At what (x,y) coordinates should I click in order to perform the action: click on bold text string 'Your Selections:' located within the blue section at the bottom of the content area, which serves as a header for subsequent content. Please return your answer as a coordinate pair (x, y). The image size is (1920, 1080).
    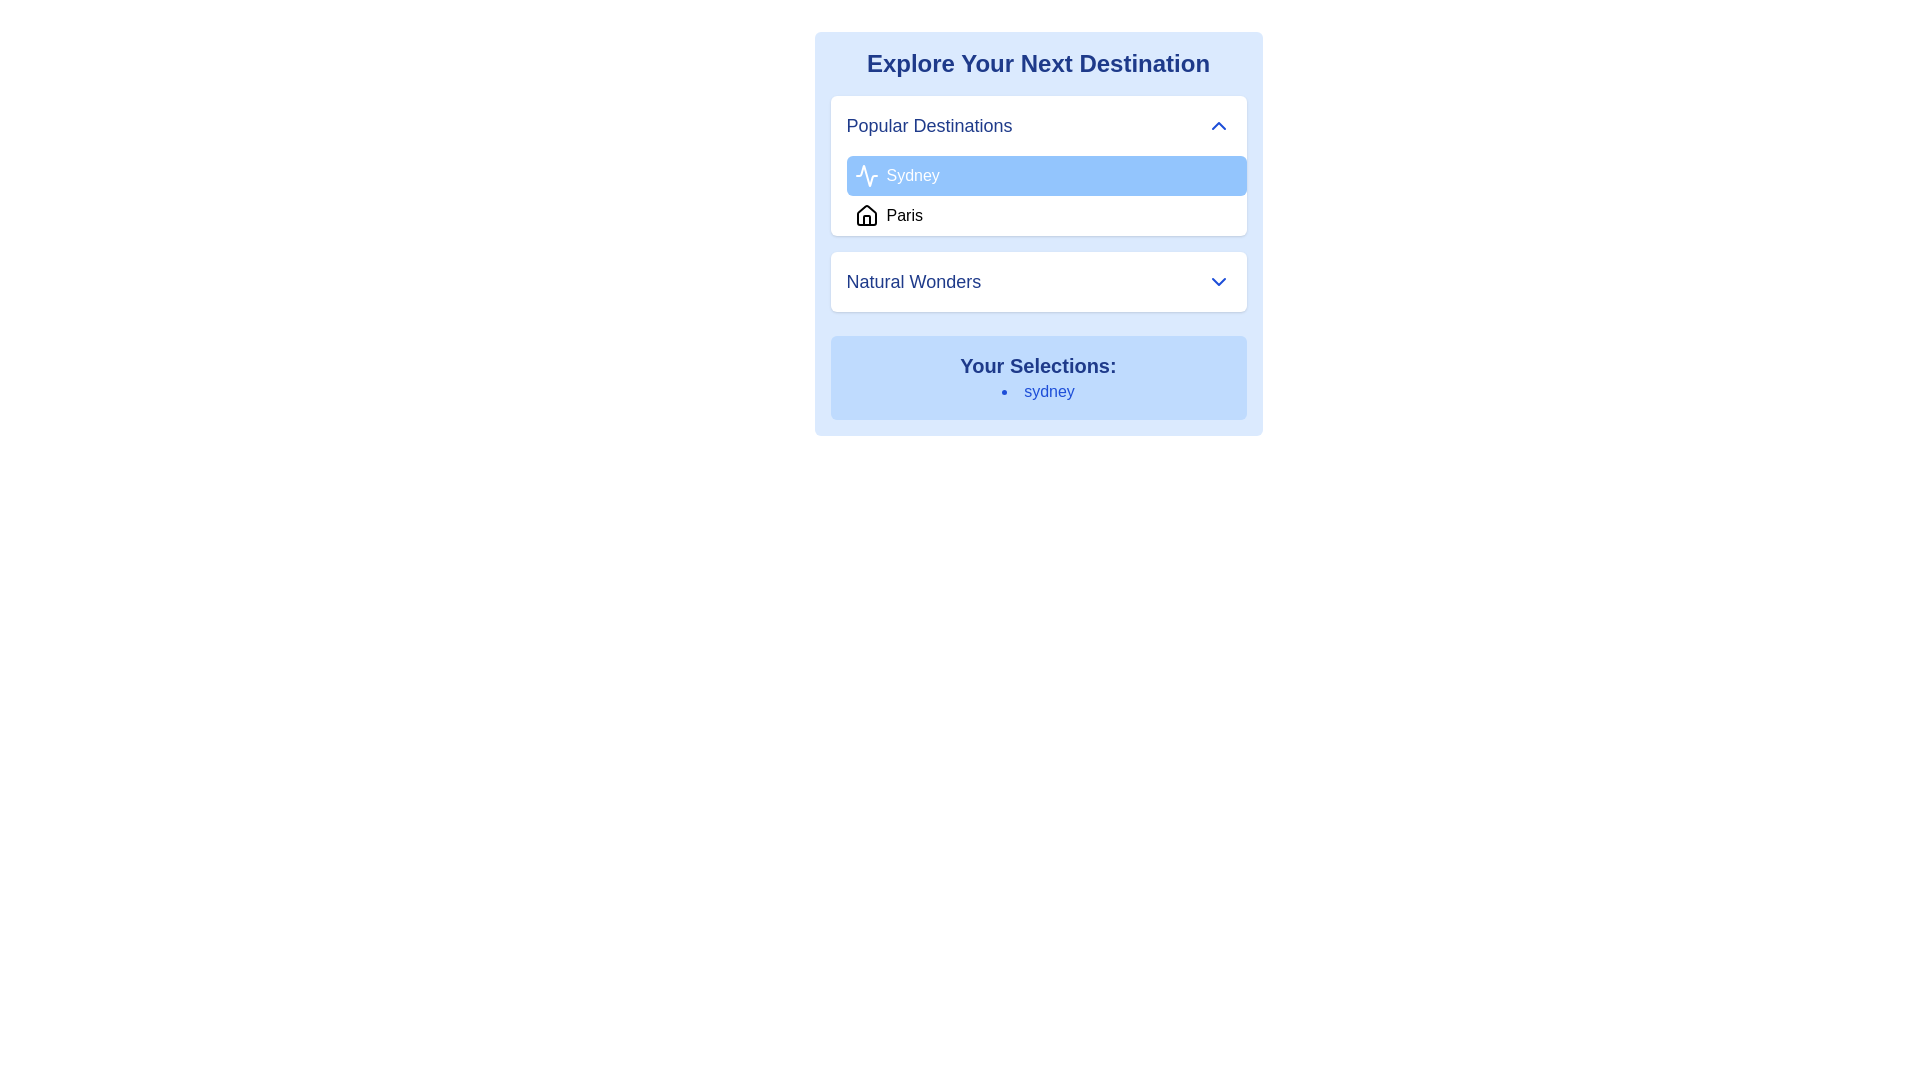
    Looking at the image, I should click on (1038, 366).